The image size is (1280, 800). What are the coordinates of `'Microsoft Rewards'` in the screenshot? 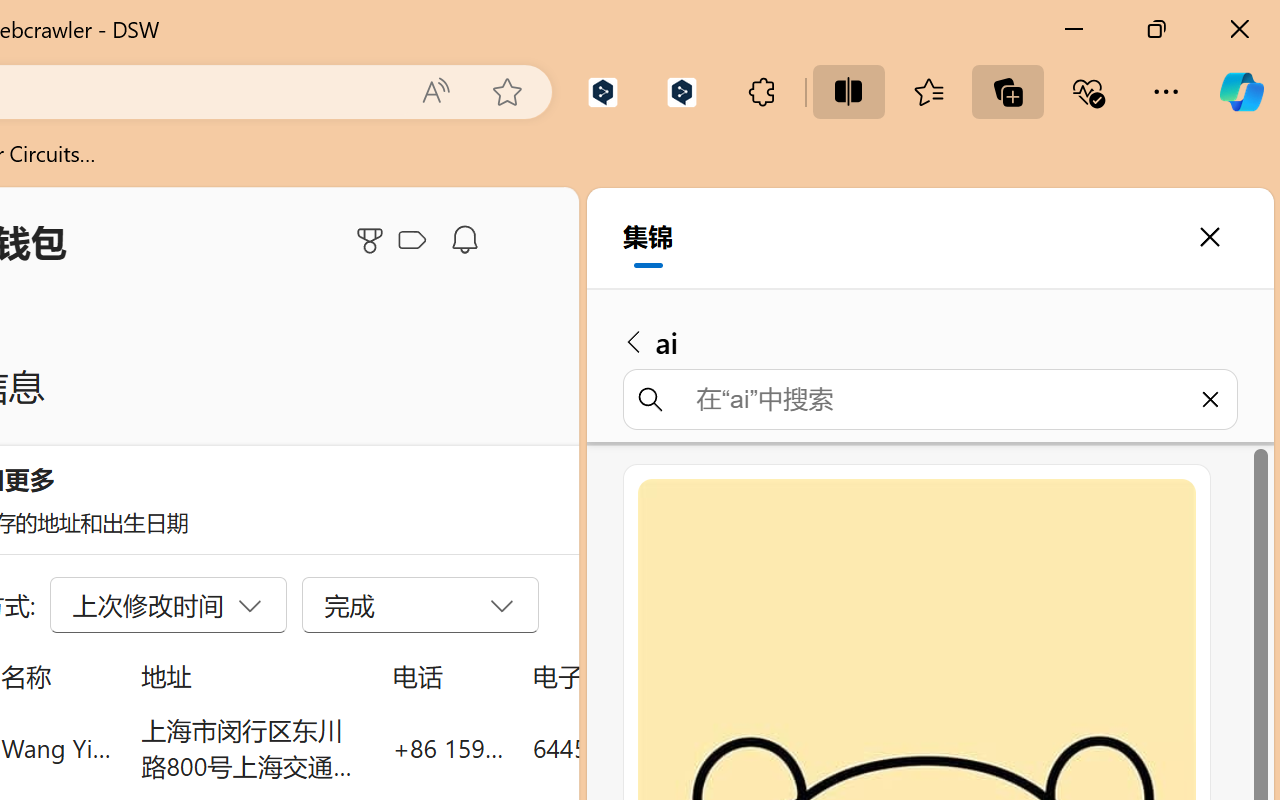 It's located at (373, 239).